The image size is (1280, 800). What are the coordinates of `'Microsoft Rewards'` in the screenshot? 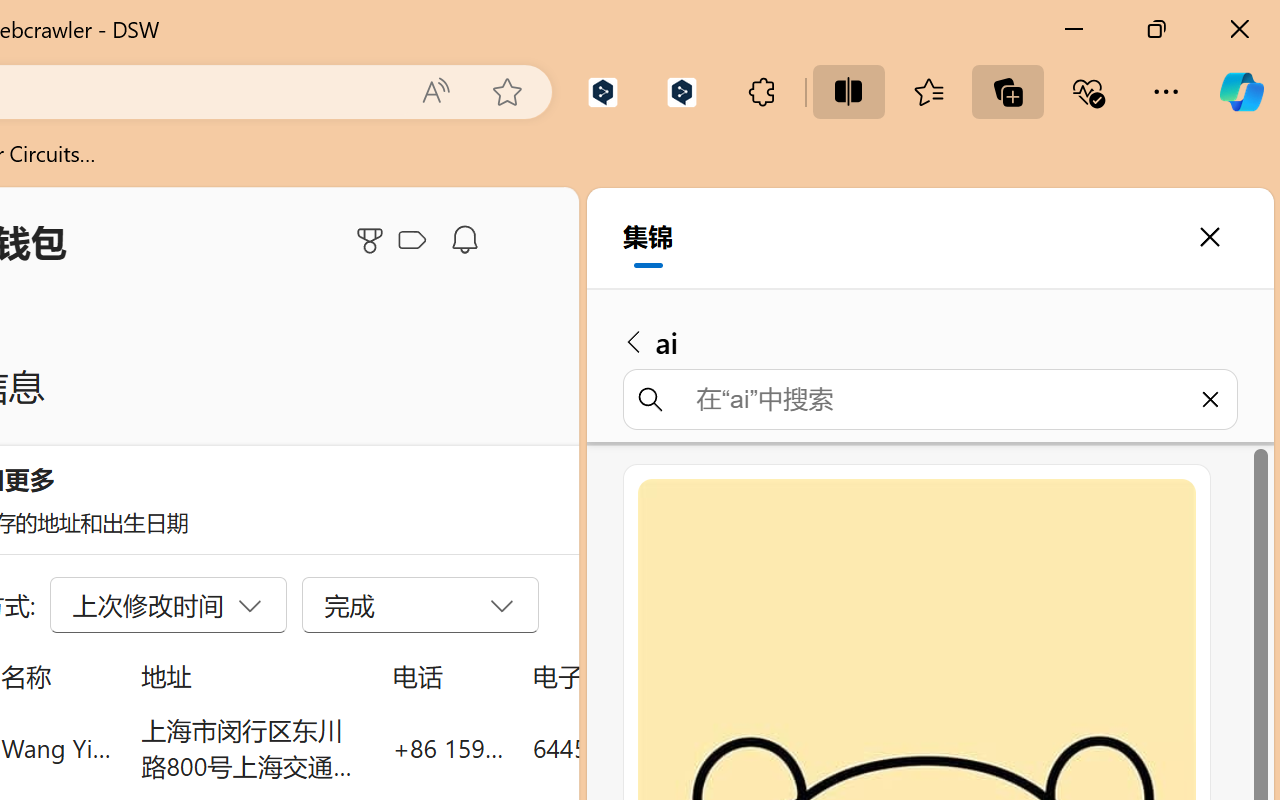 It's located at (373, 239).